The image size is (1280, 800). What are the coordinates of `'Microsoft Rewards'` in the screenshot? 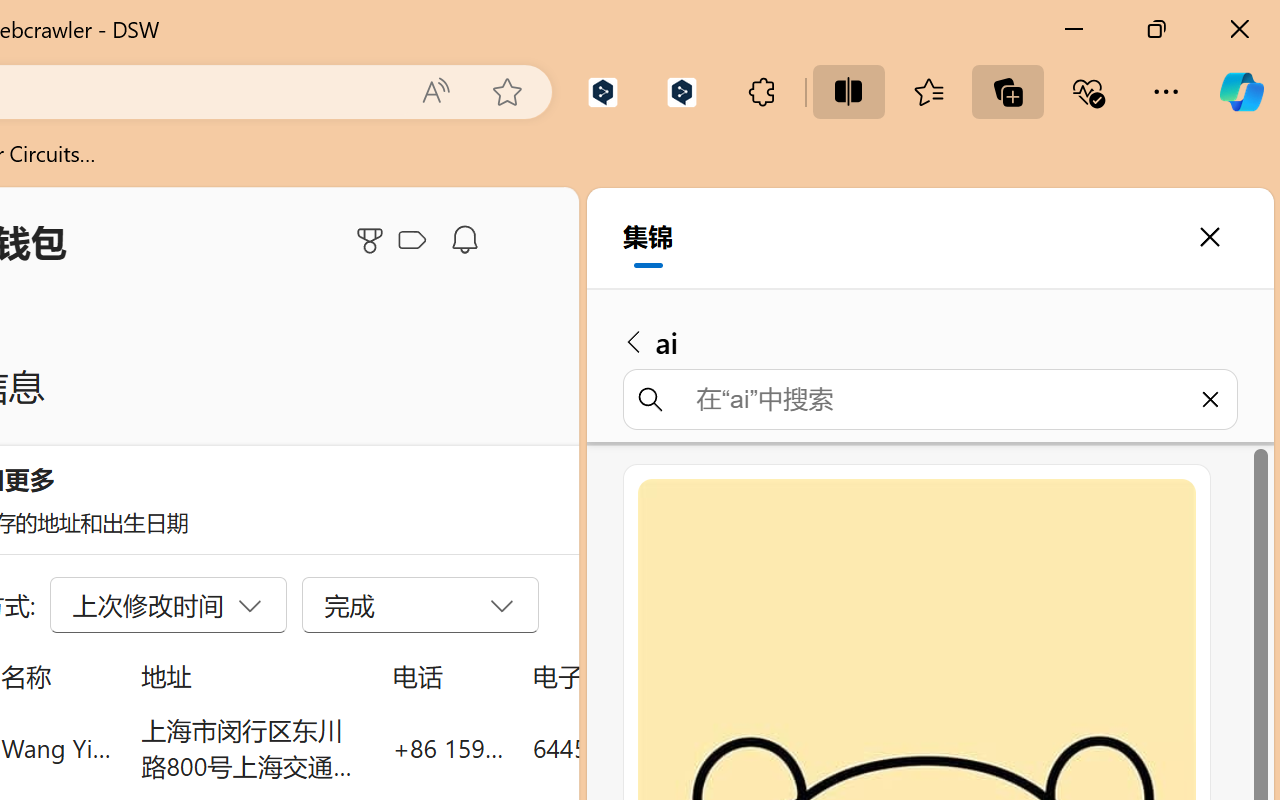 It's located at (373, 239).